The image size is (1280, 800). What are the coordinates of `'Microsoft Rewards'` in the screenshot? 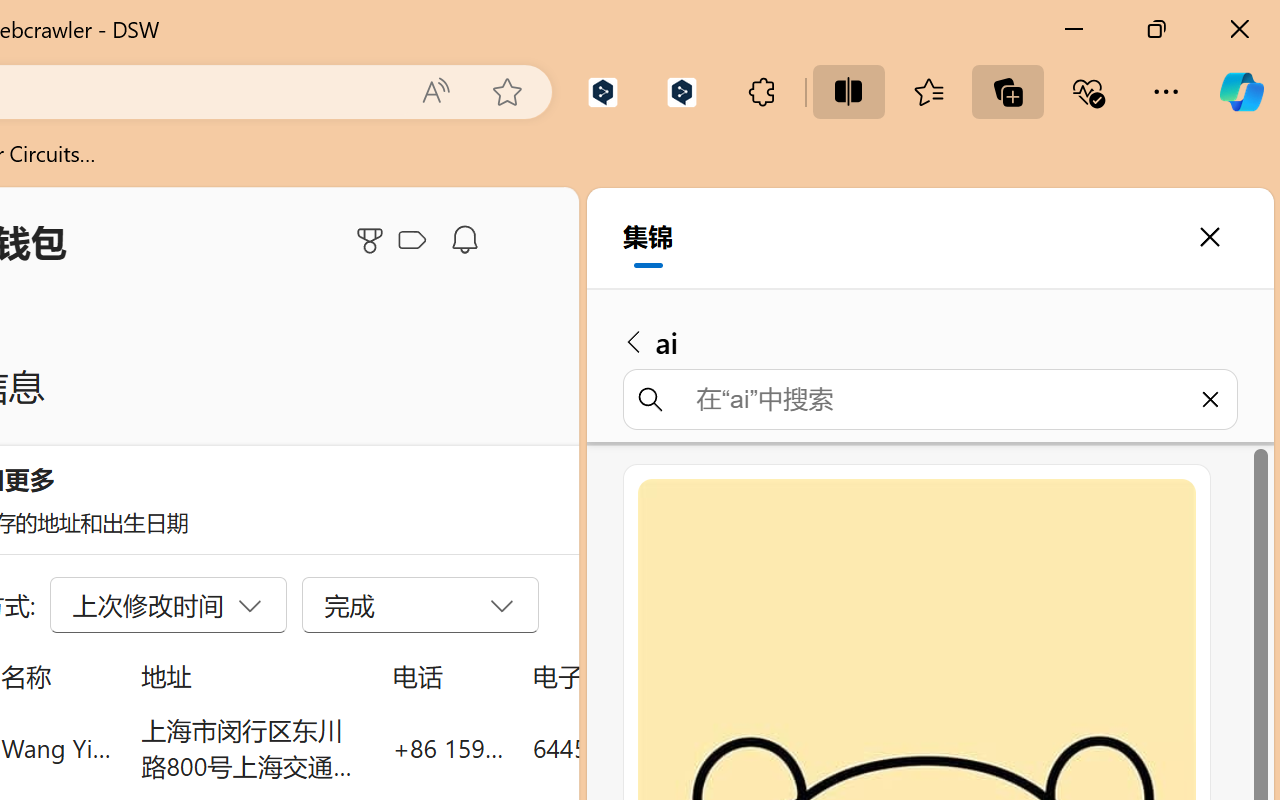 It's located at (373, 239).